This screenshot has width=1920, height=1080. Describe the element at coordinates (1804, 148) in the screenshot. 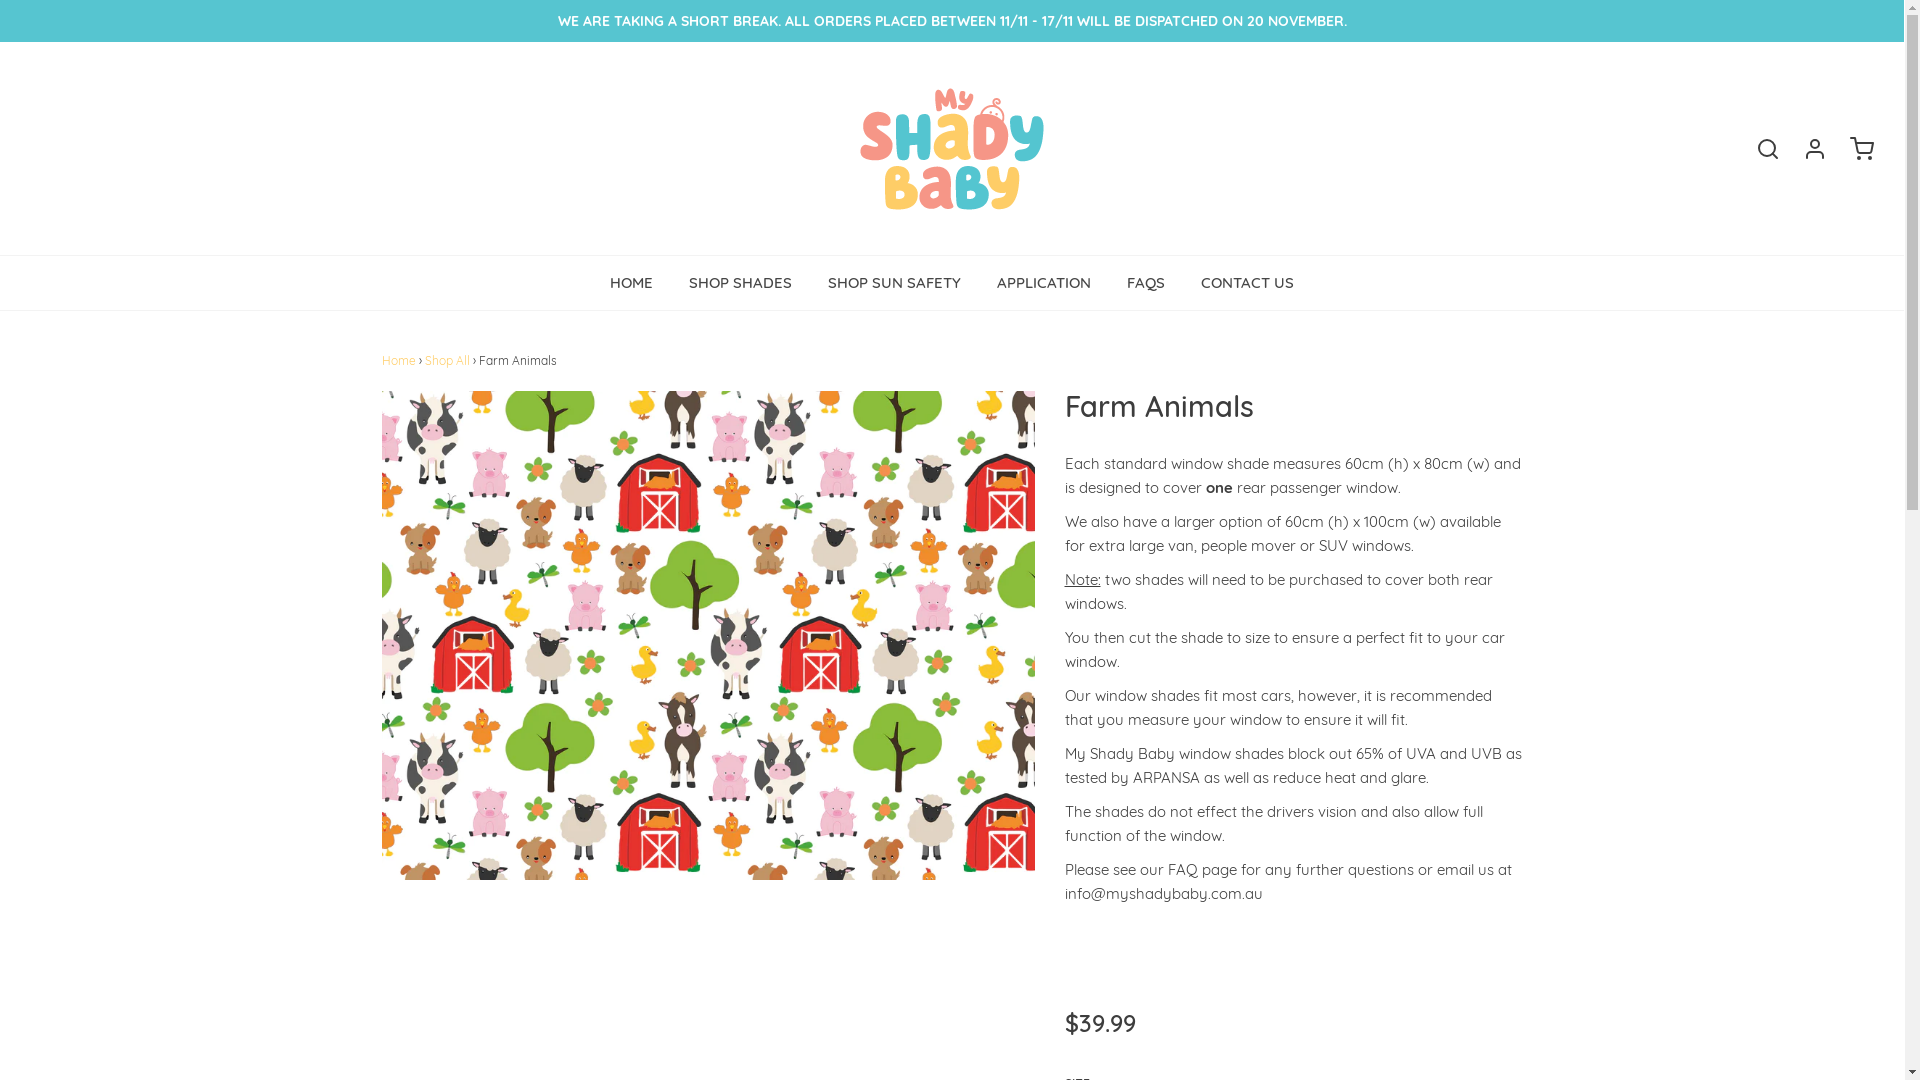

I see `'Log in'` at that location.